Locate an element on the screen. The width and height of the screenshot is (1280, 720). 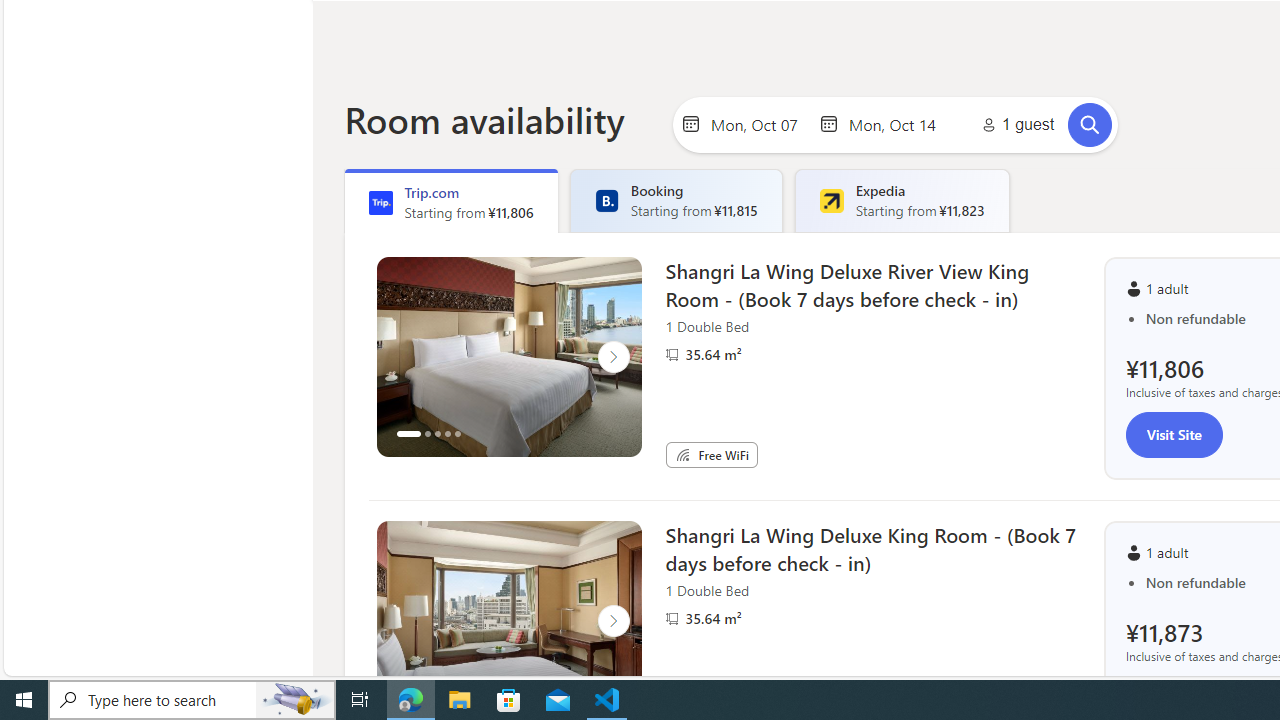
'Start Date' is located at coordinates (758, 123).